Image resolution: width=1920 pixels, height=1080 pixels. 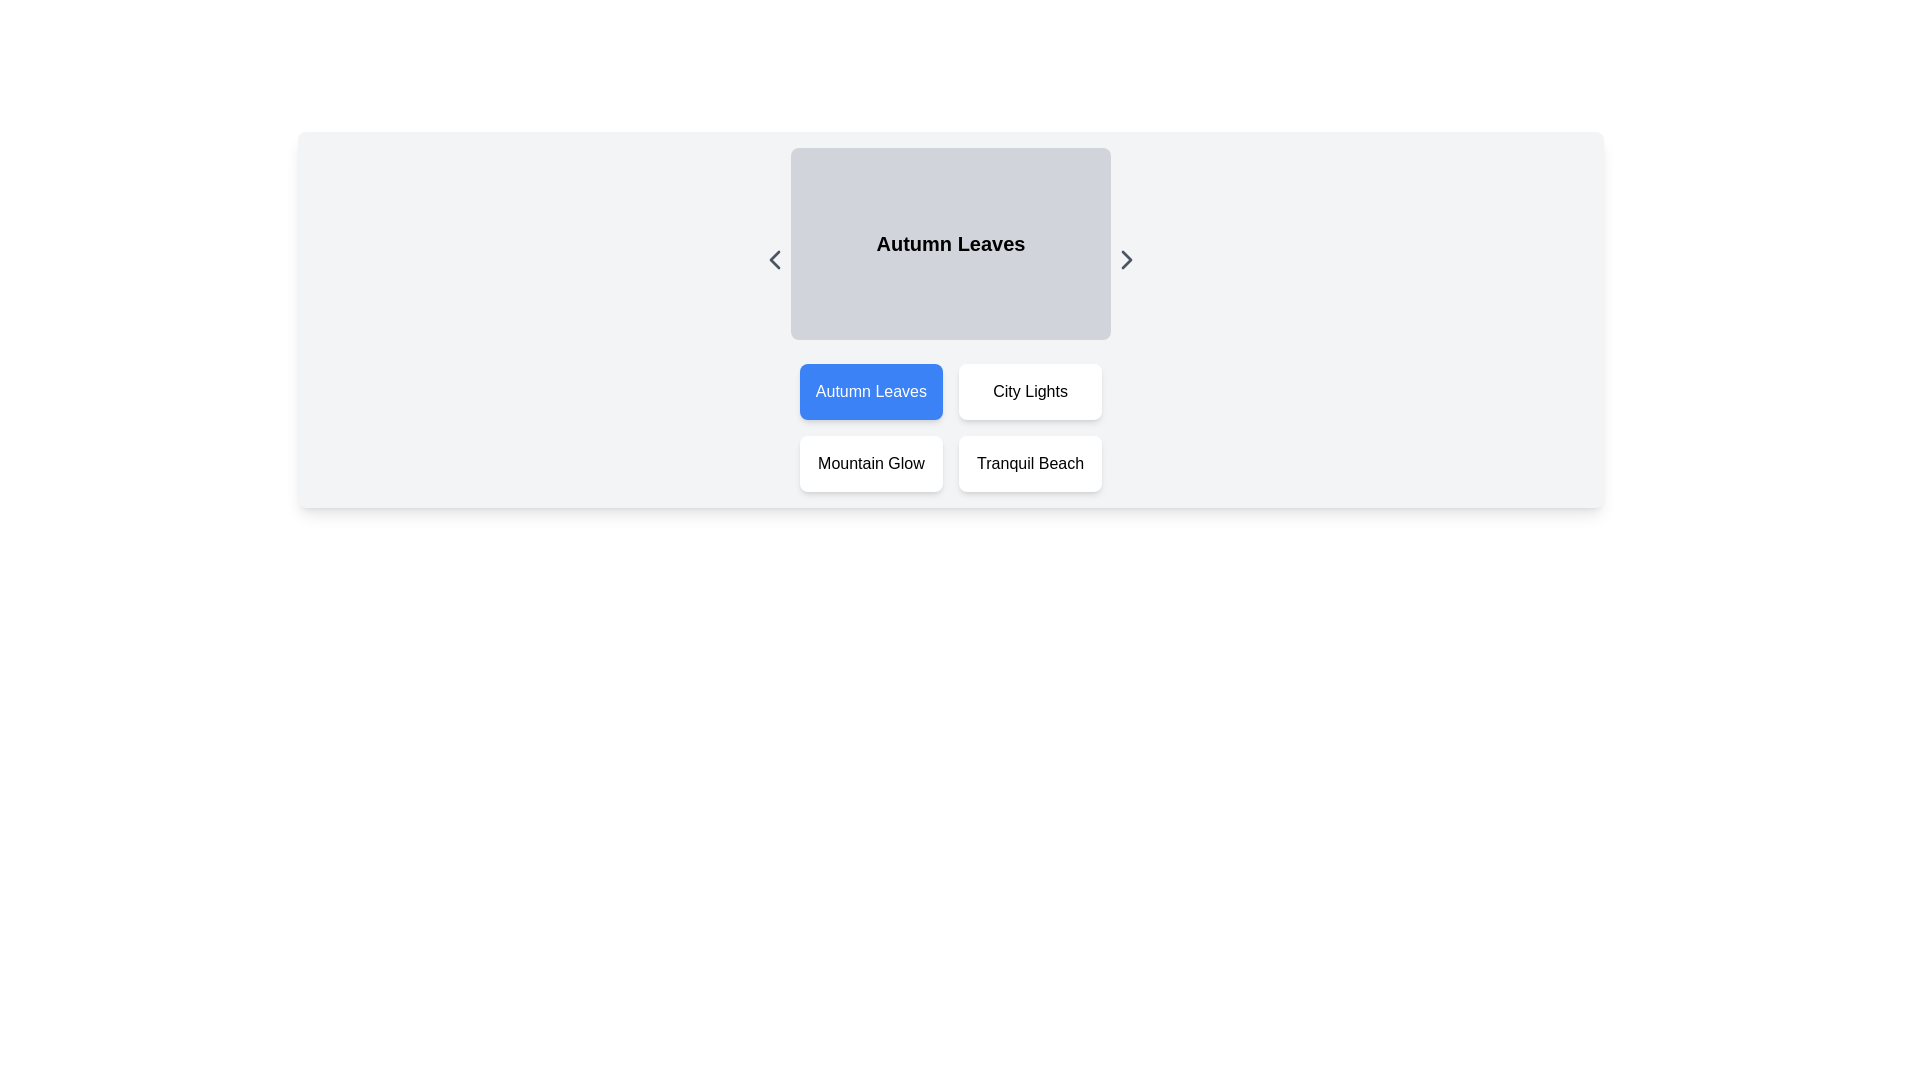 What do you see at coordinates (871, 392) in the screenshot?
I see `the button labeled 'Autumn Leaves' which is a vibrant blue rectangular button with rounded corners located in the top-left corner of the grid` at bounding box center [871, 392].